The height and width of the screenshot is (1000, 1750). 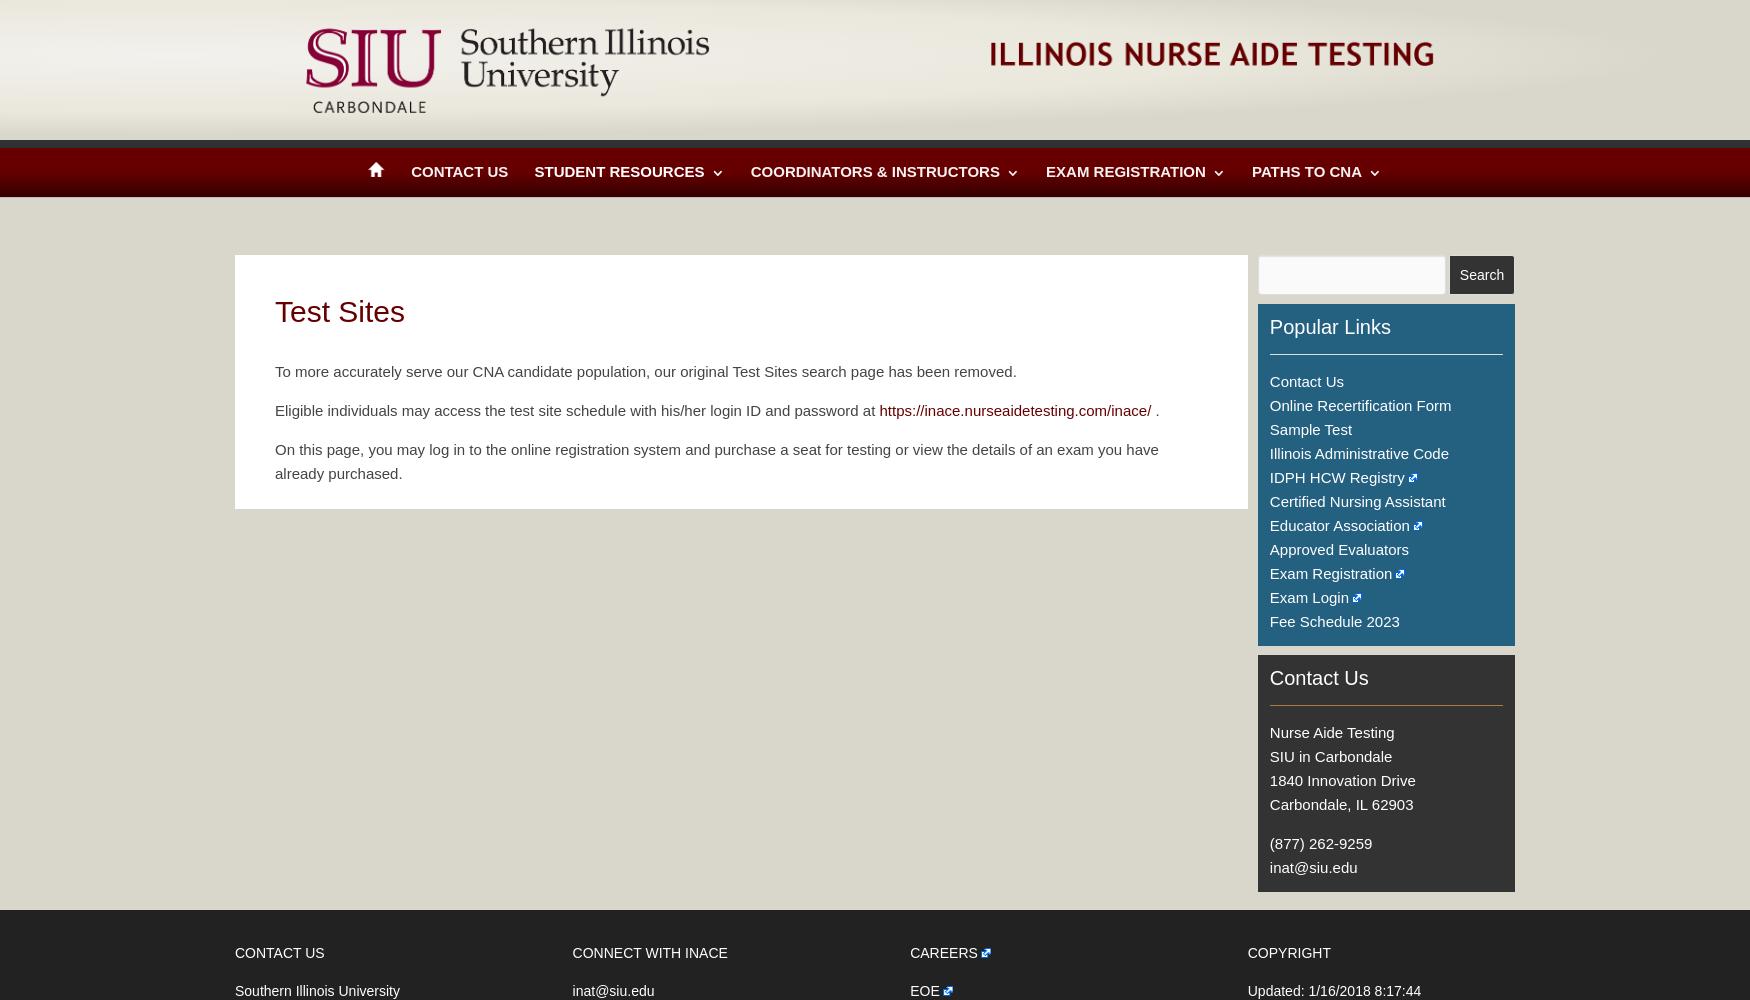 What do you see at coordinates (597, 276) in the screenshot?
I see `'Training Programs'` at bounding box center [597, 276].